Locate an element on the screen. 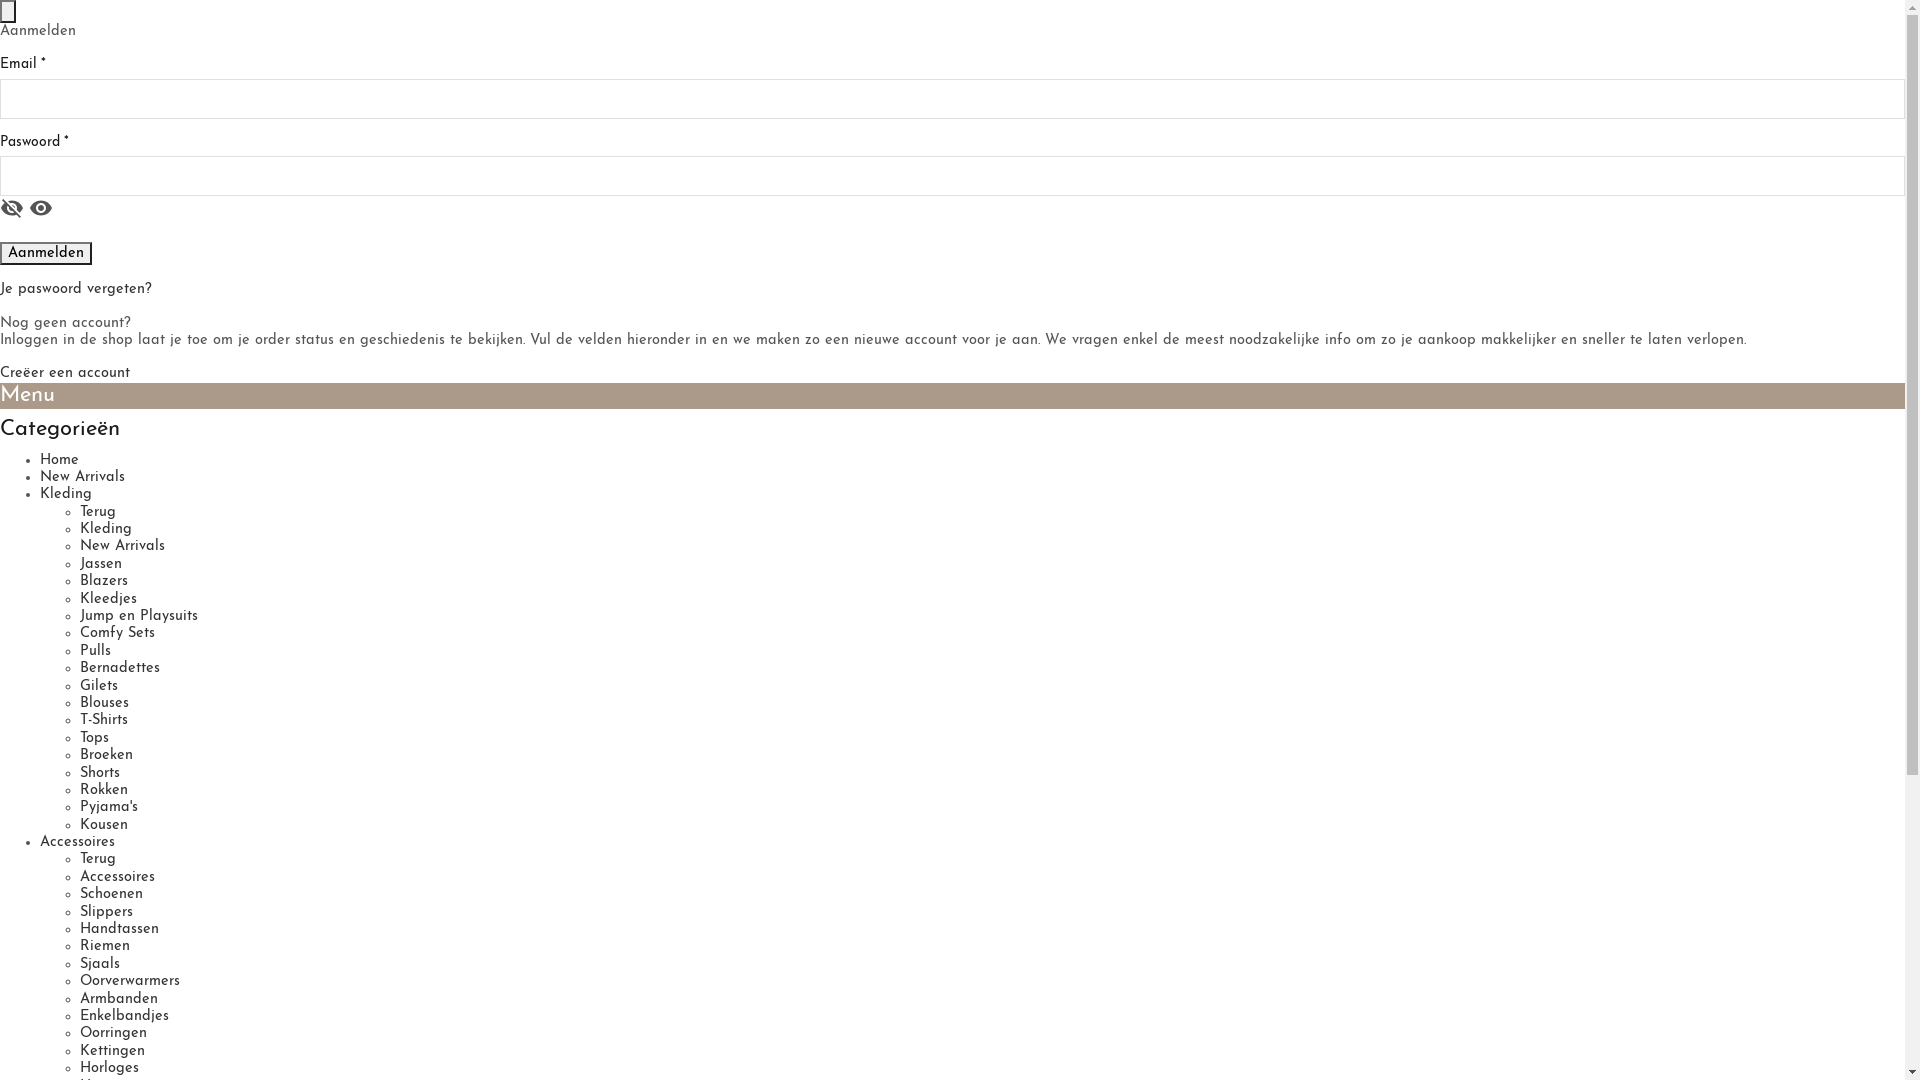  'Armbanden' is located at coordinates (118, 999).